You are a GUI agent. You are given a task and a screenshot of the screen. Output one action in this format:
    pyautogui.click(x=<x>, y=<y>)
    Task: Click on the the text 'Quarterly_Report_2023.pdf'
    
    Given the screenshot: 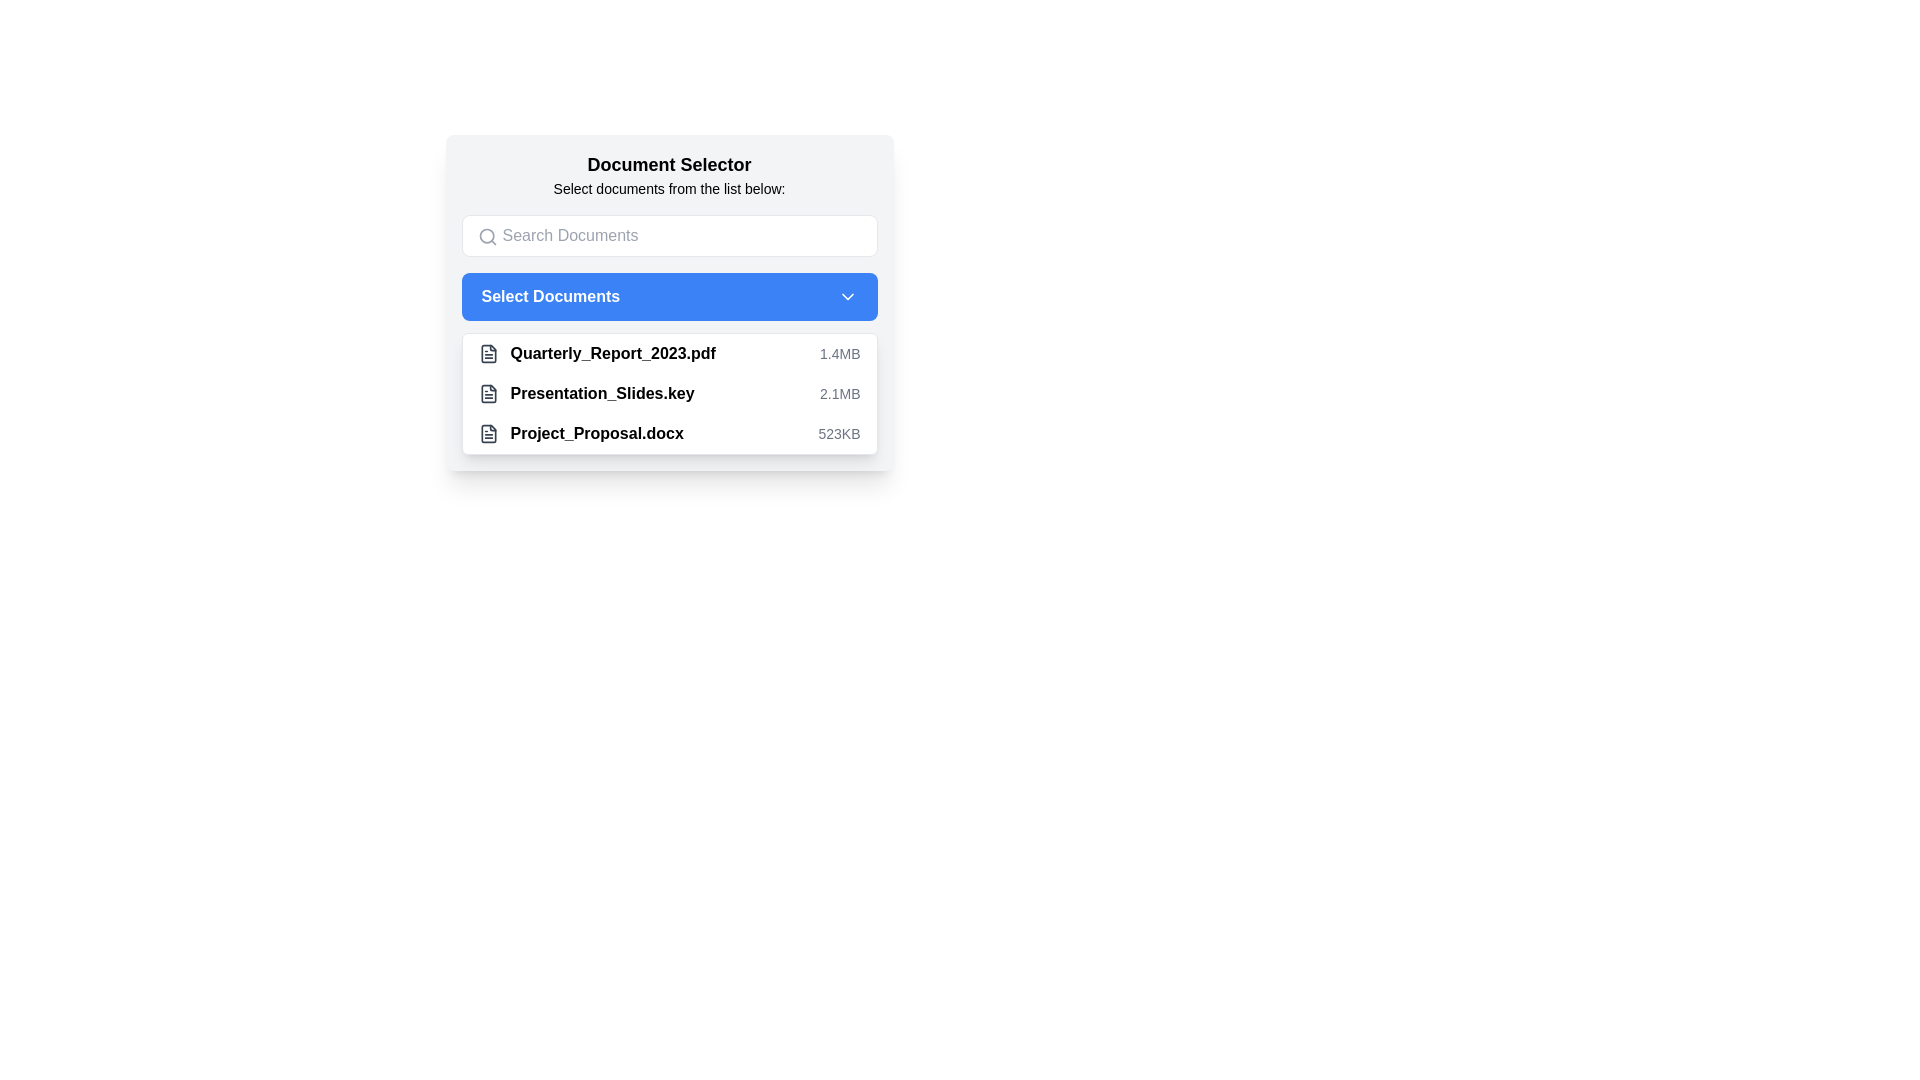 What is the action you would take?
    pyautogui.click(x=596, y=353)
    